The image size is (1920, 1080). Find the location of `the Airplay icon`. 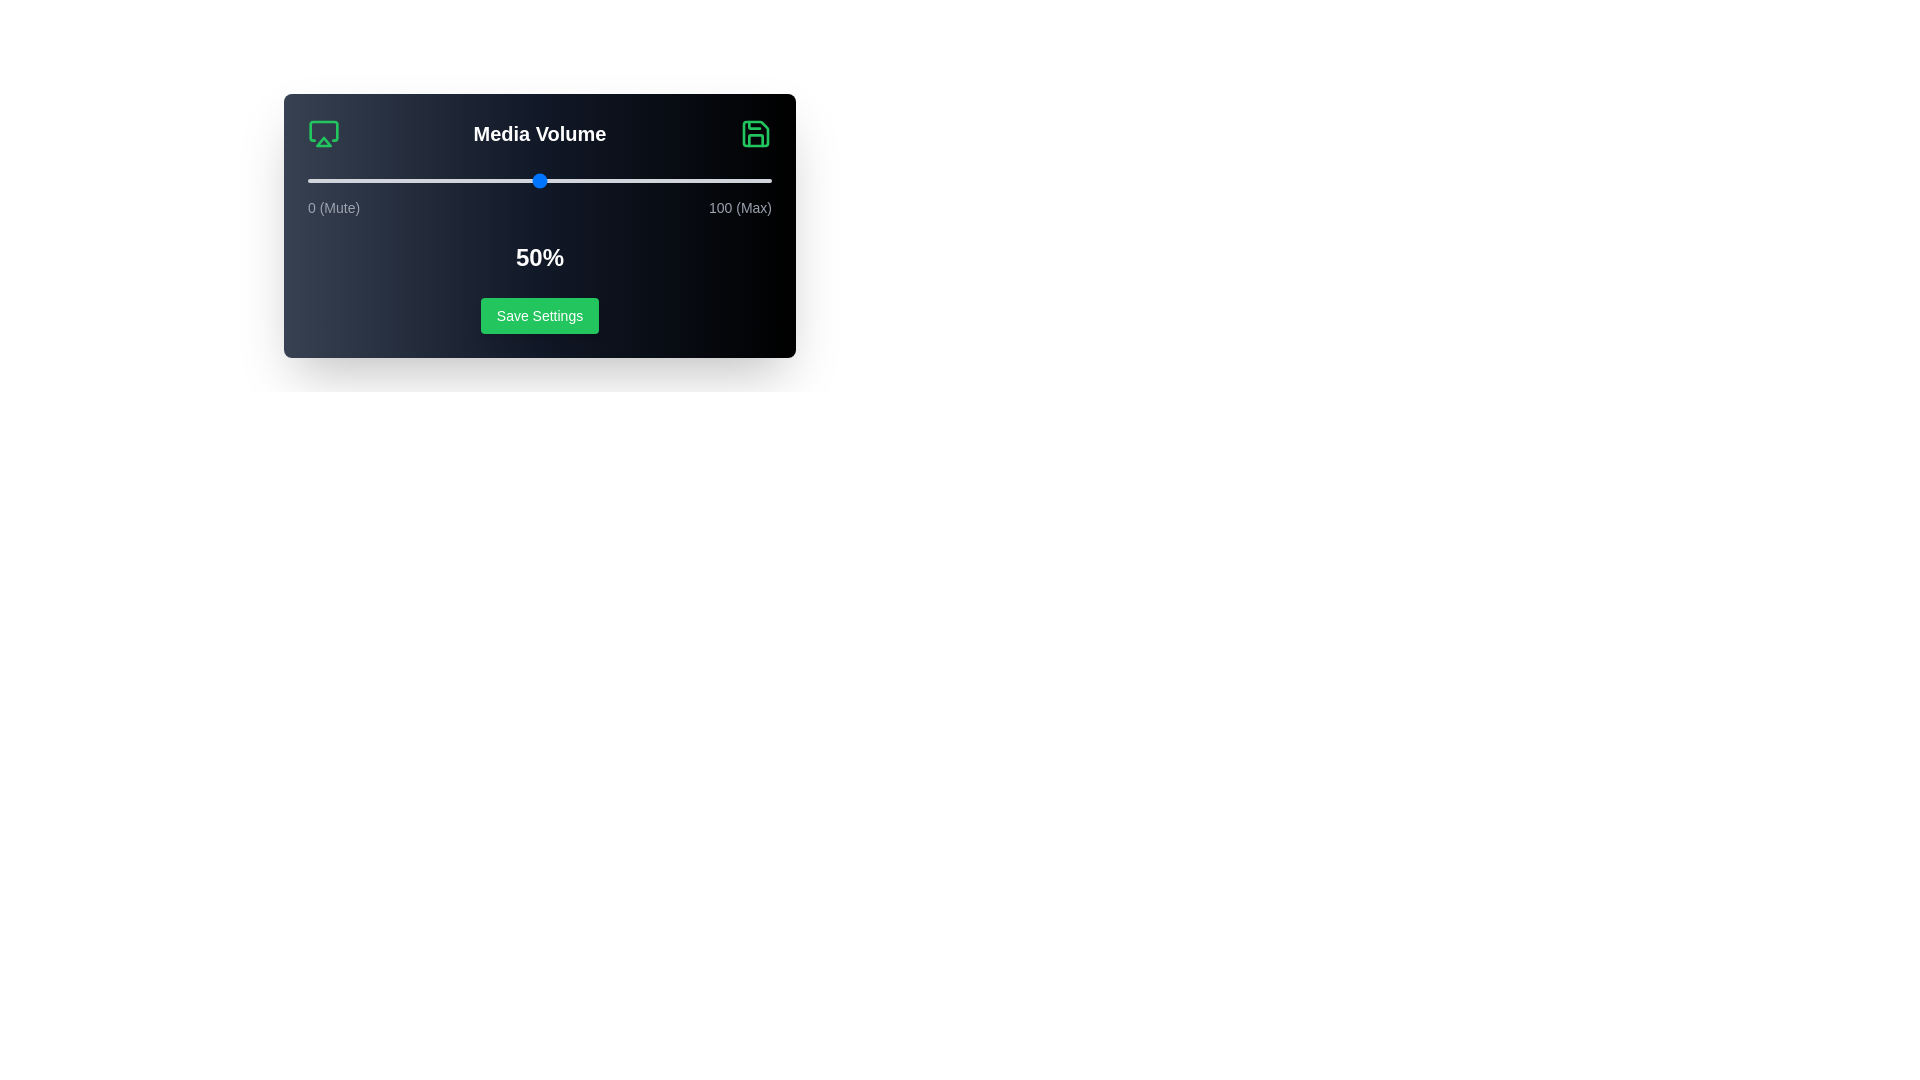

the Airplay icon is located at coordinates (324, 134).